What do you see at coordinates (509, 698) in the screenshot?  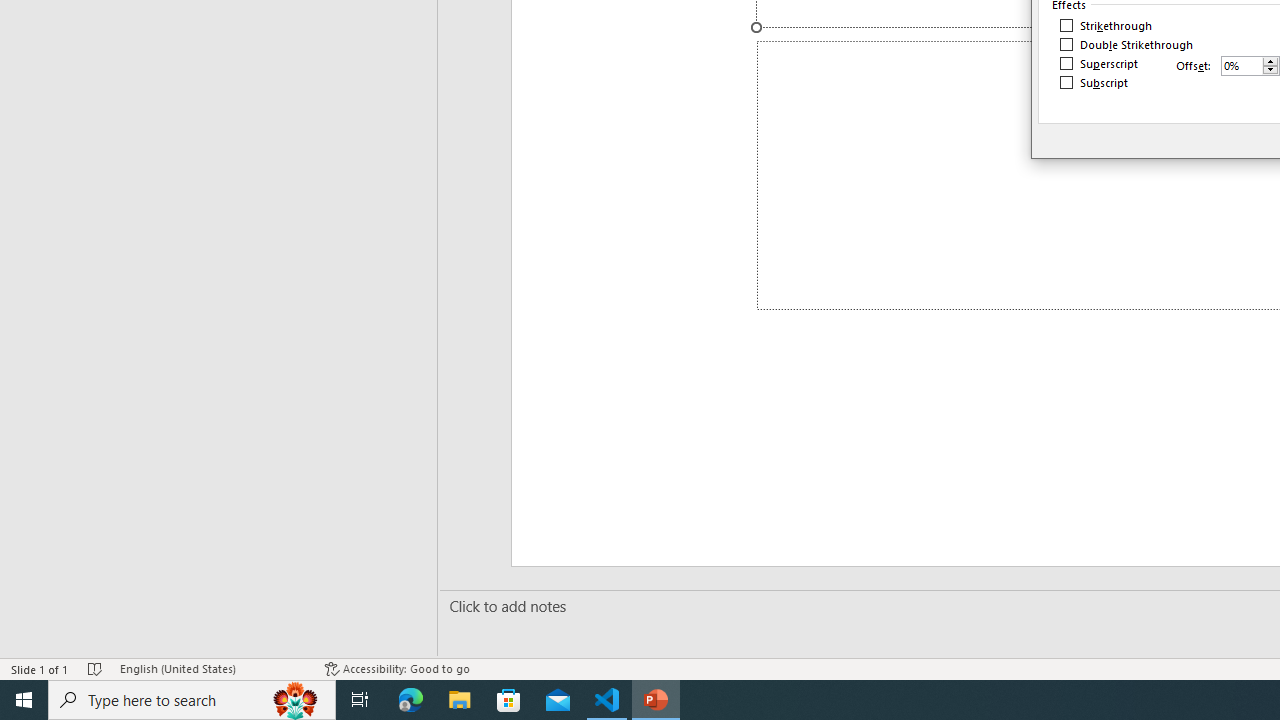 I see `'Microsoft Store'` at bounding box center [509, 698].